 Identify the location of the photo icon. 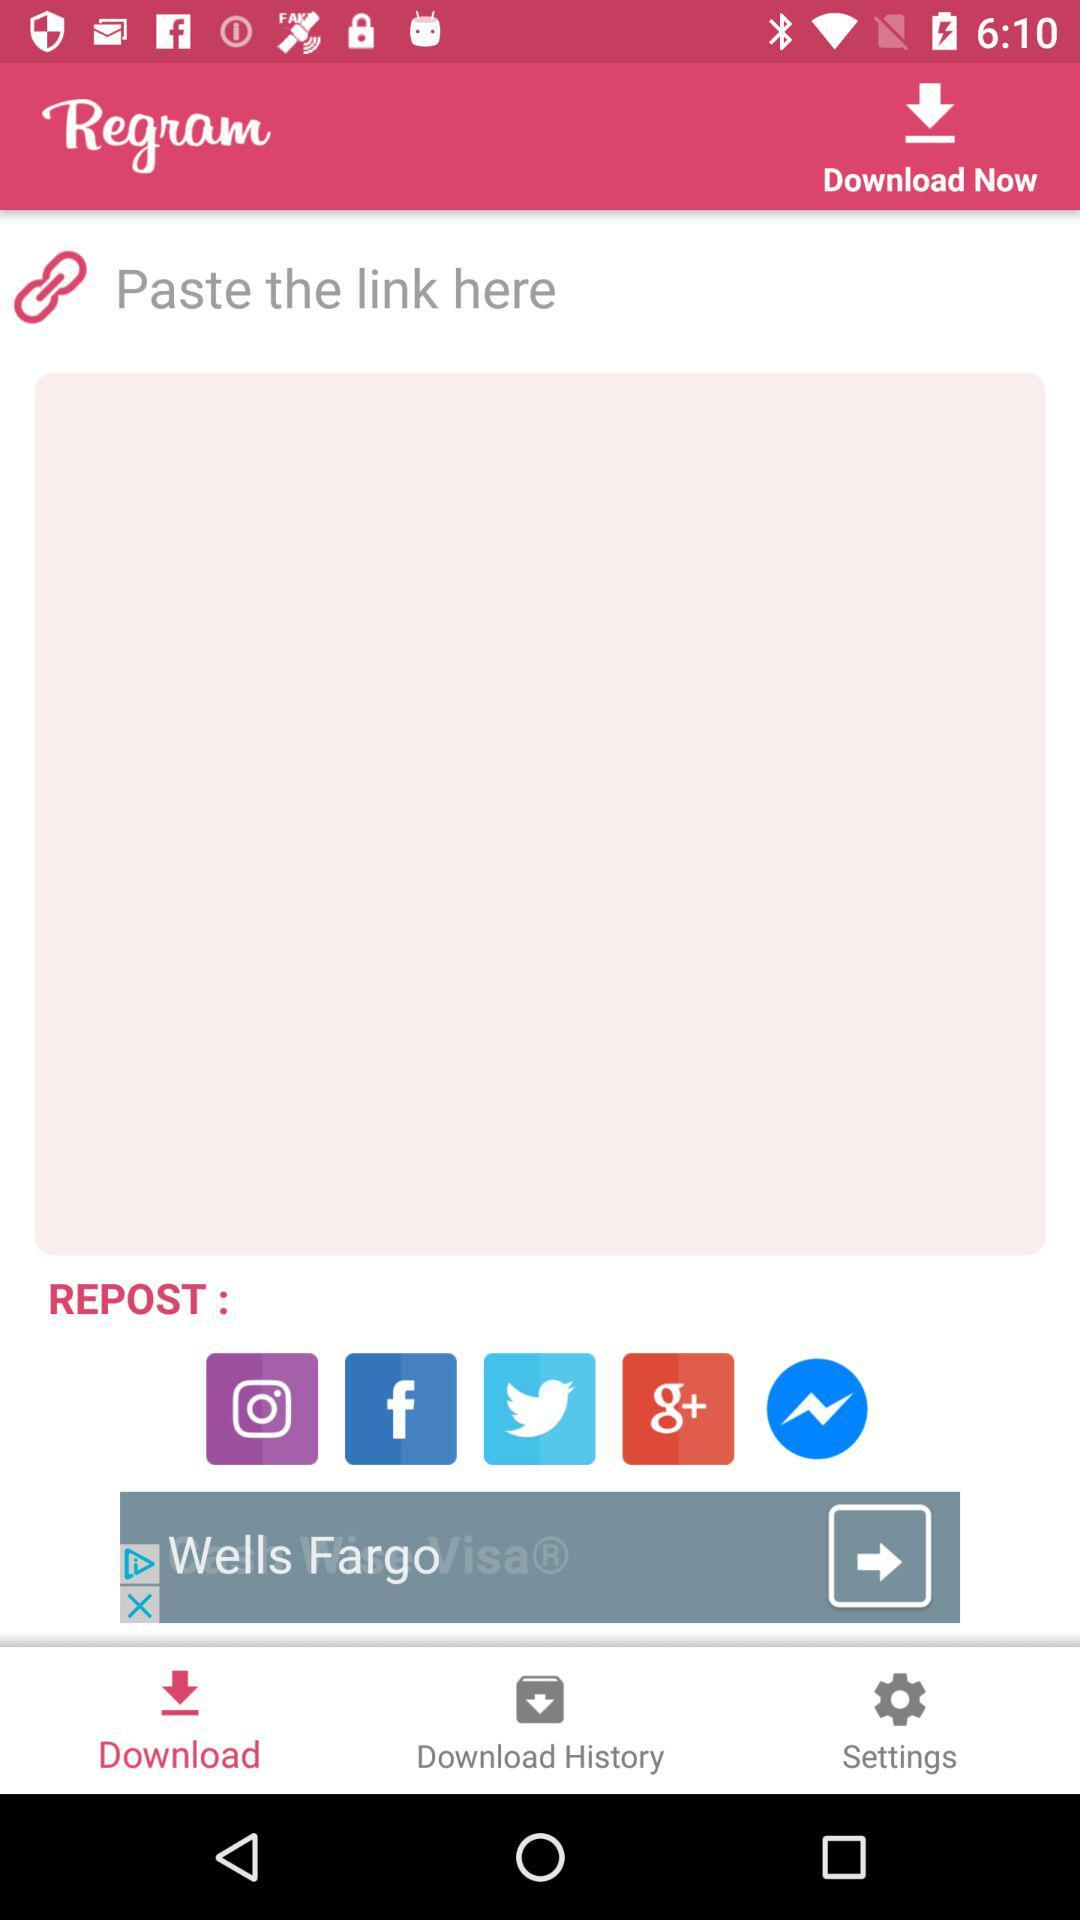
(261, 1407).